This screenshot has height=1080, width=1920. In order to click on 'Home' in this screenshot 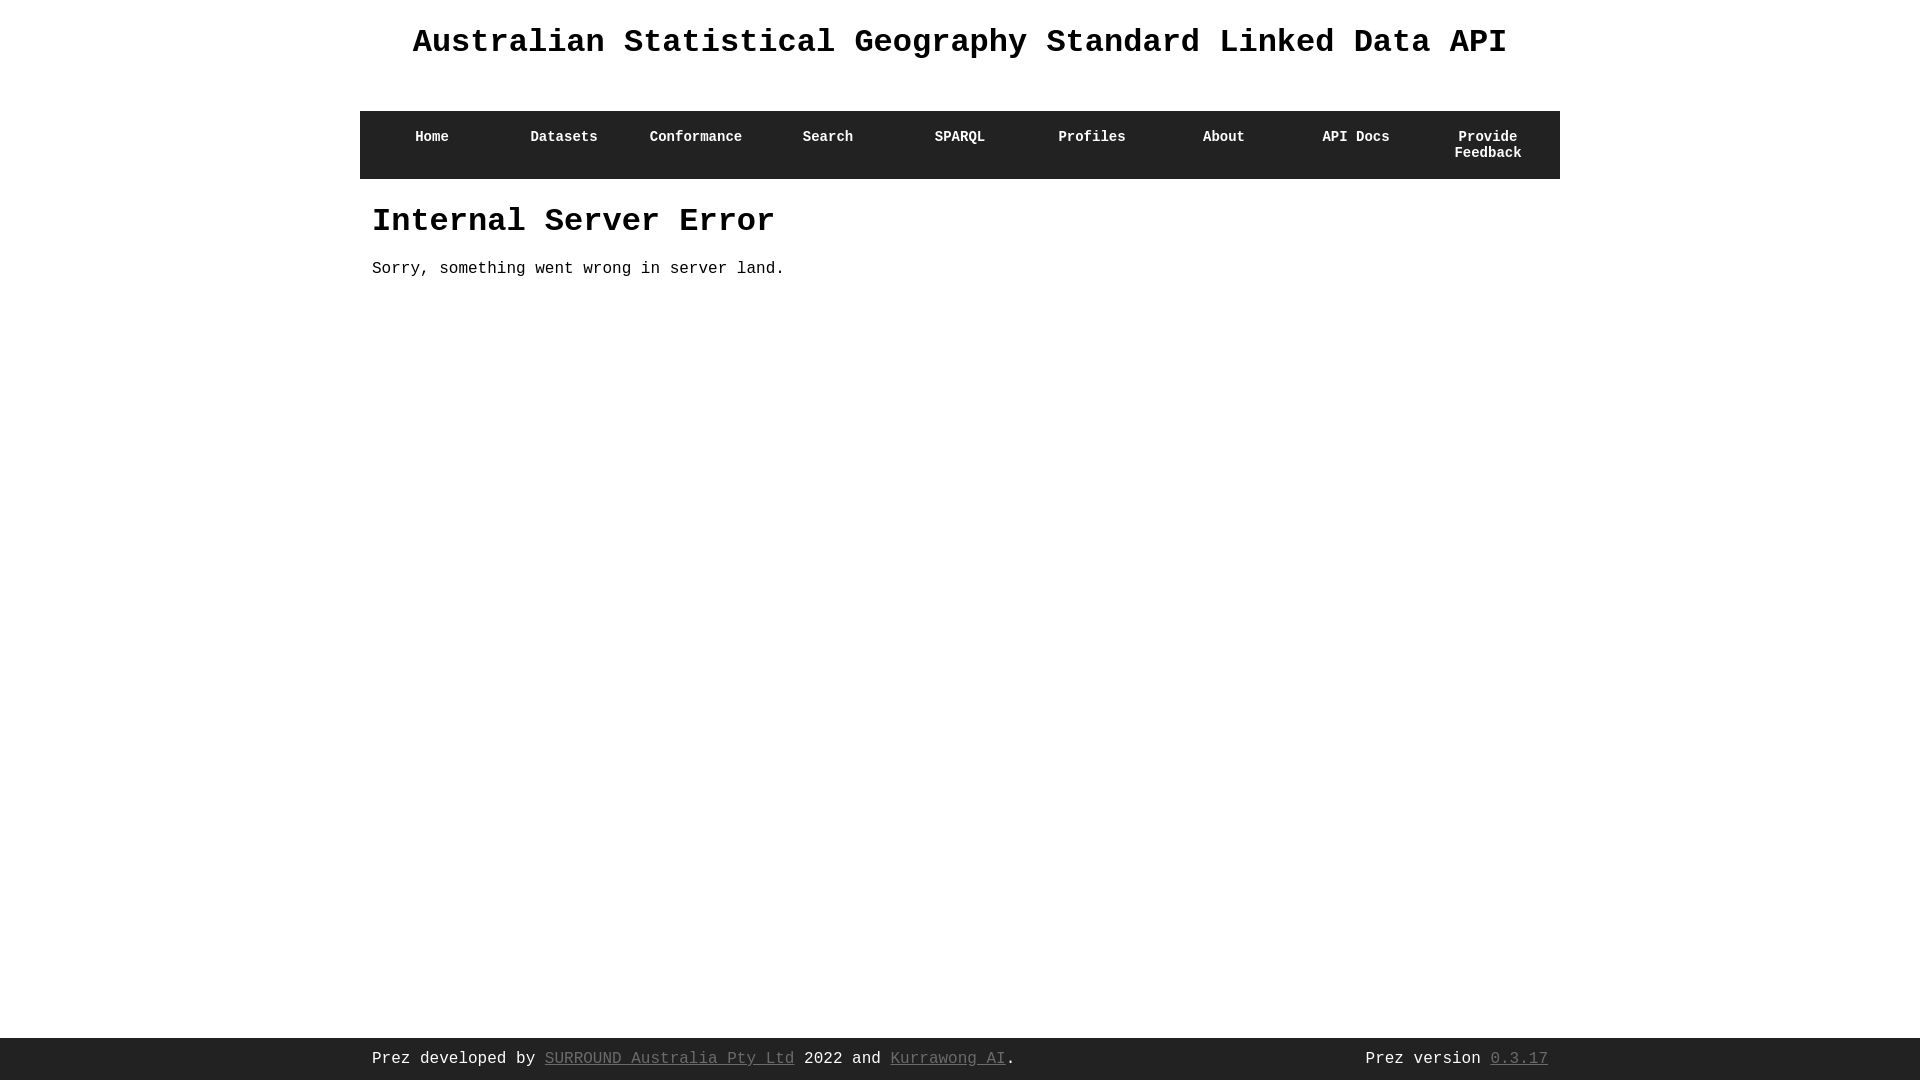, I will do `click(431, 144)`.